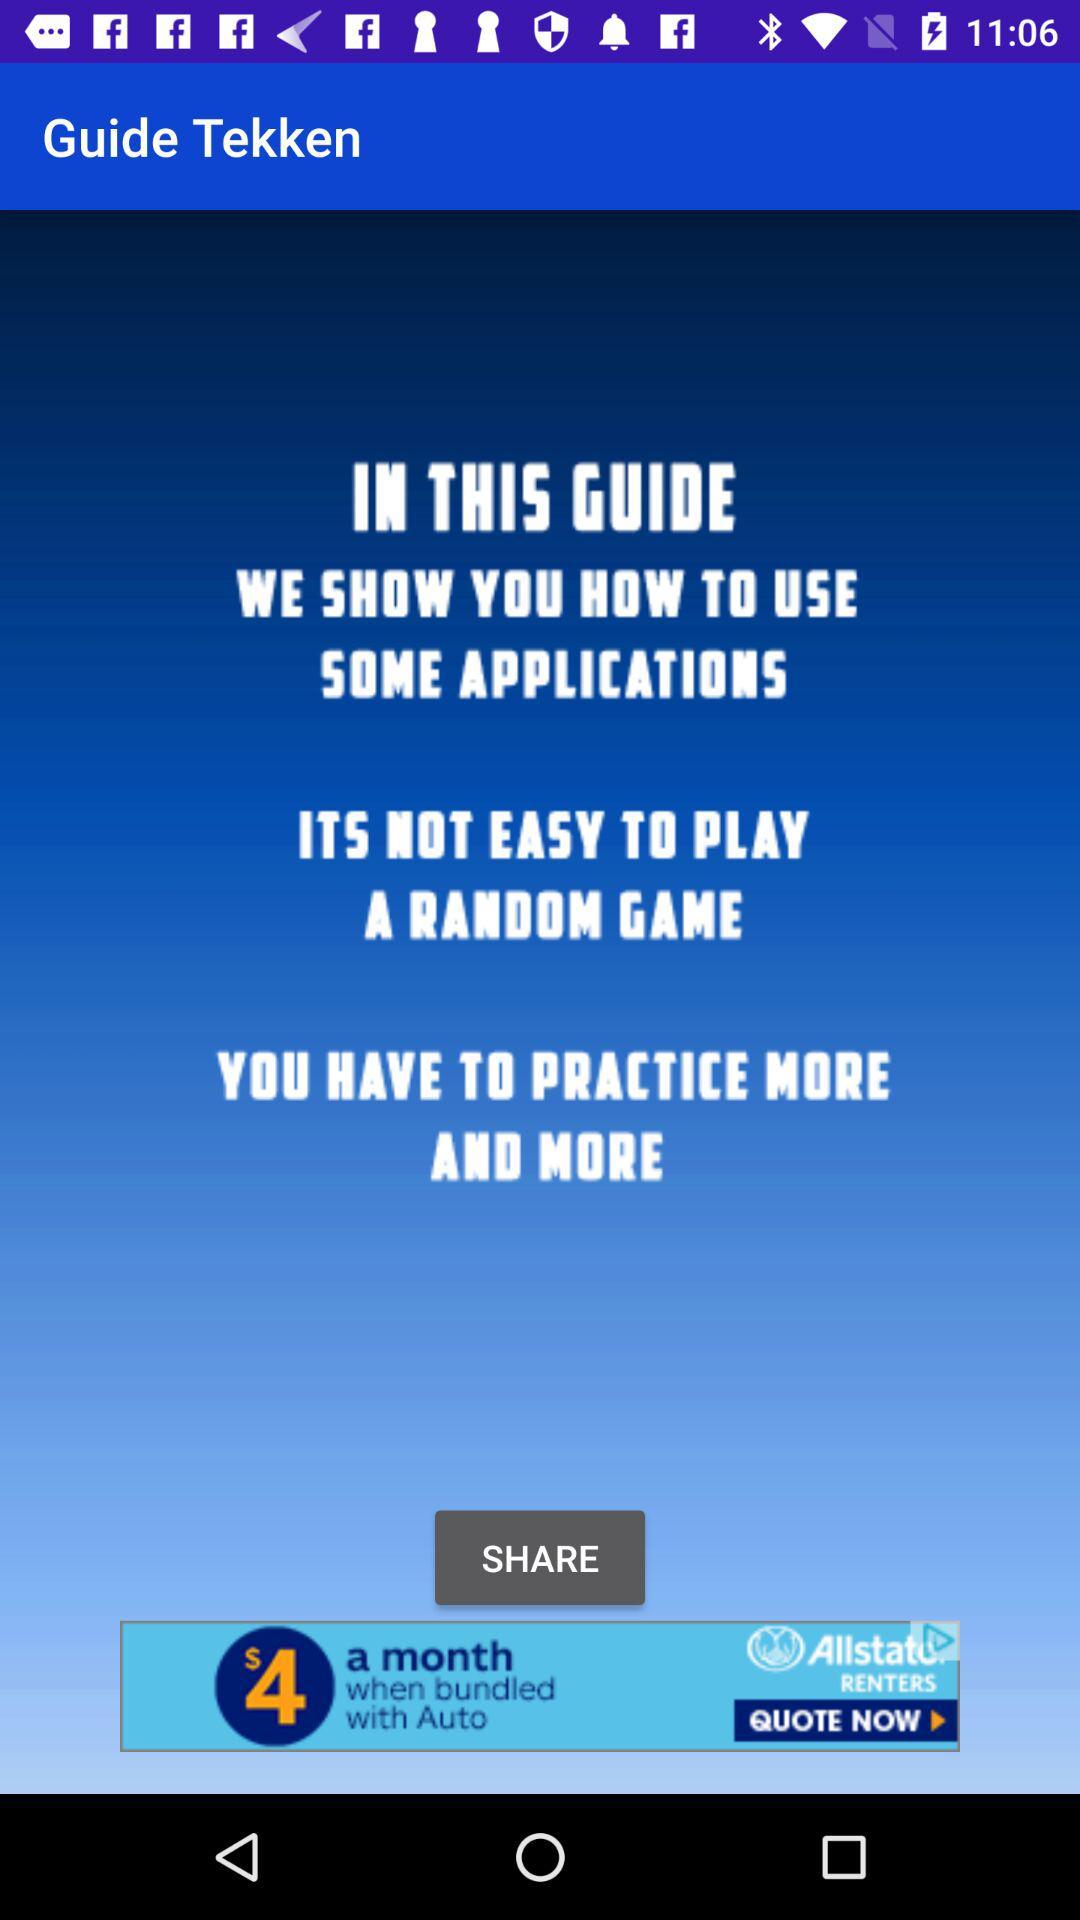 The image size is (1080, 1920). Describe the element at coordinates (540, 1685) in the screenshot. I see `open advertisement` at that location.